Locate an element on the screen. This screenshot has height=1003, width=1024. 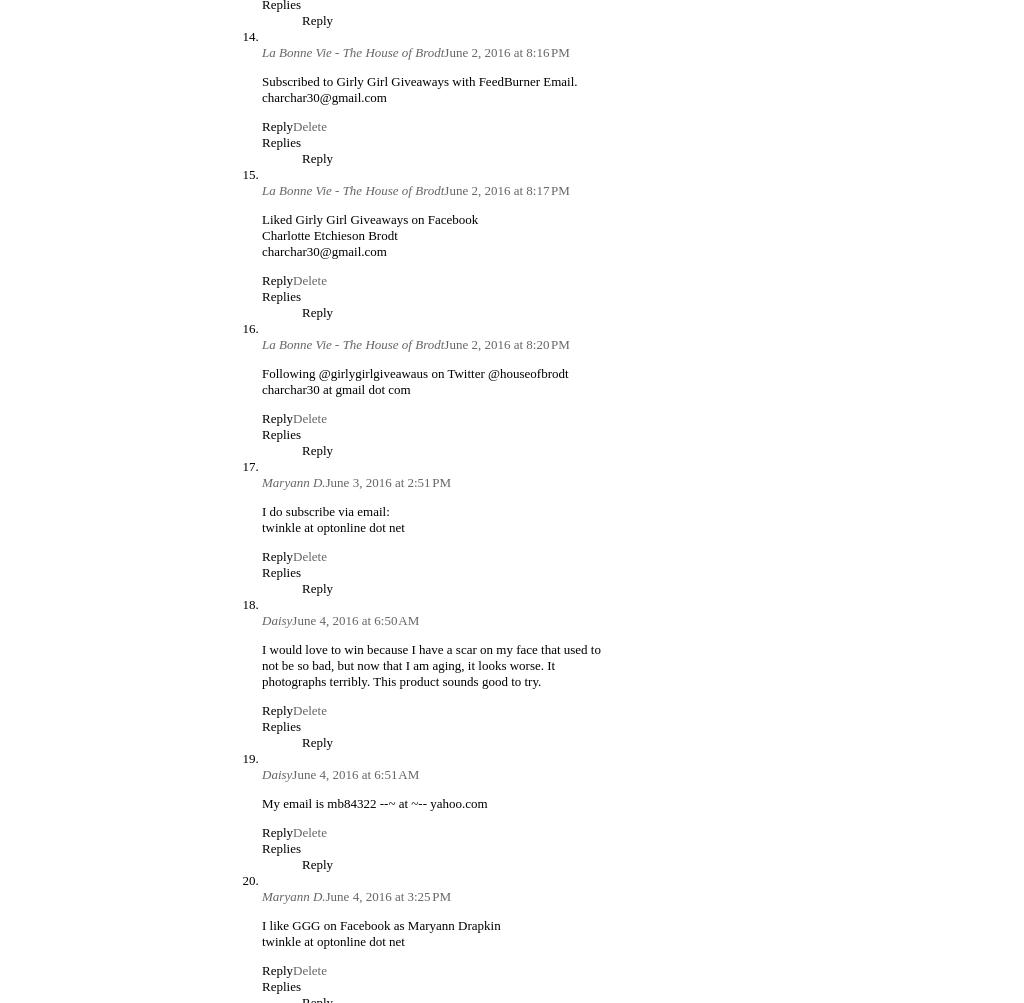
'I would love to win because I have a scar on my face that used to not be so bad, but now that I am aging, it looks worse. It photographs terribly.  This product sounds good to try.' is located at coordinates (431, 664).